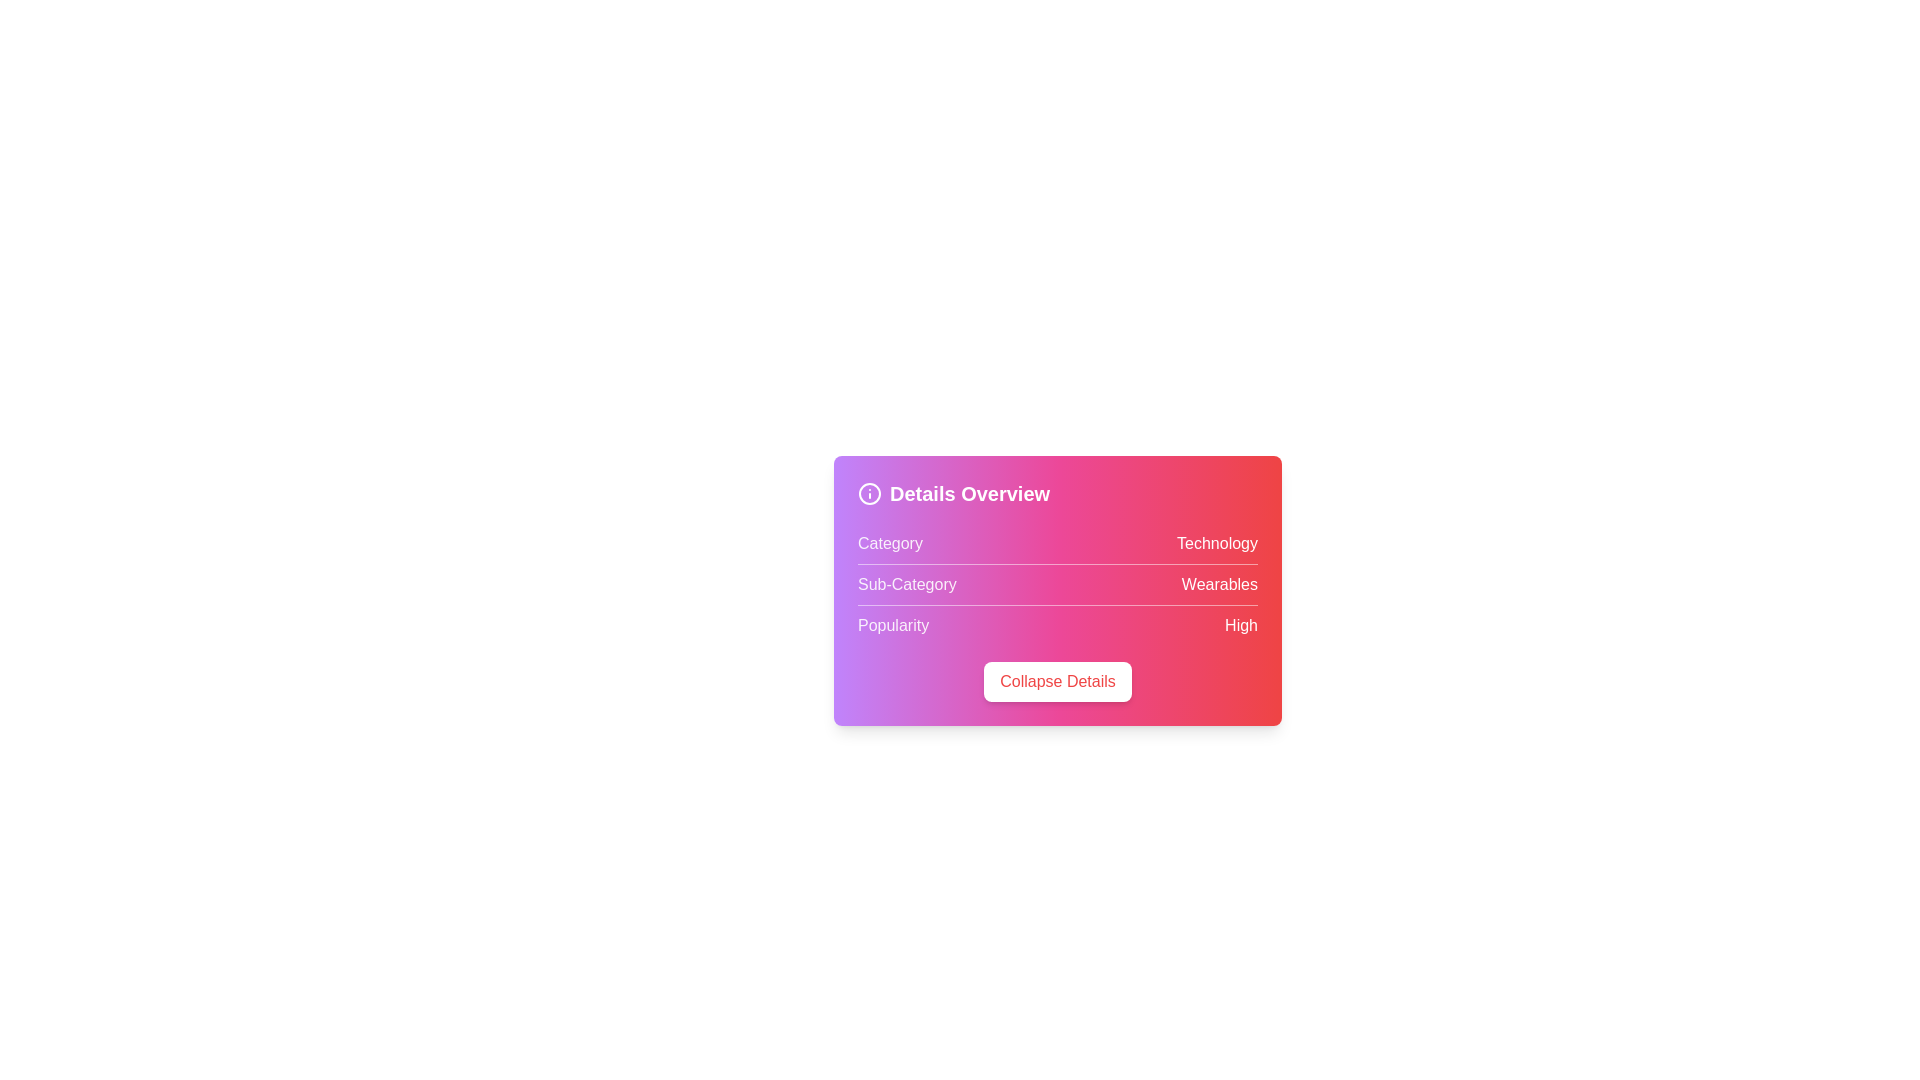 This screenshot has width=1920, height=1080. What do you see at coordinates (892, 624) in the screenshot?
I see `the Static Text Label displaying 'Popularity', which is styled with a white font color and located on a gradient background transitioning from purple to pink, near the bottom-left of a horizontally distributed pair aligned with the 'High' label` at bounding box center [892, 624].